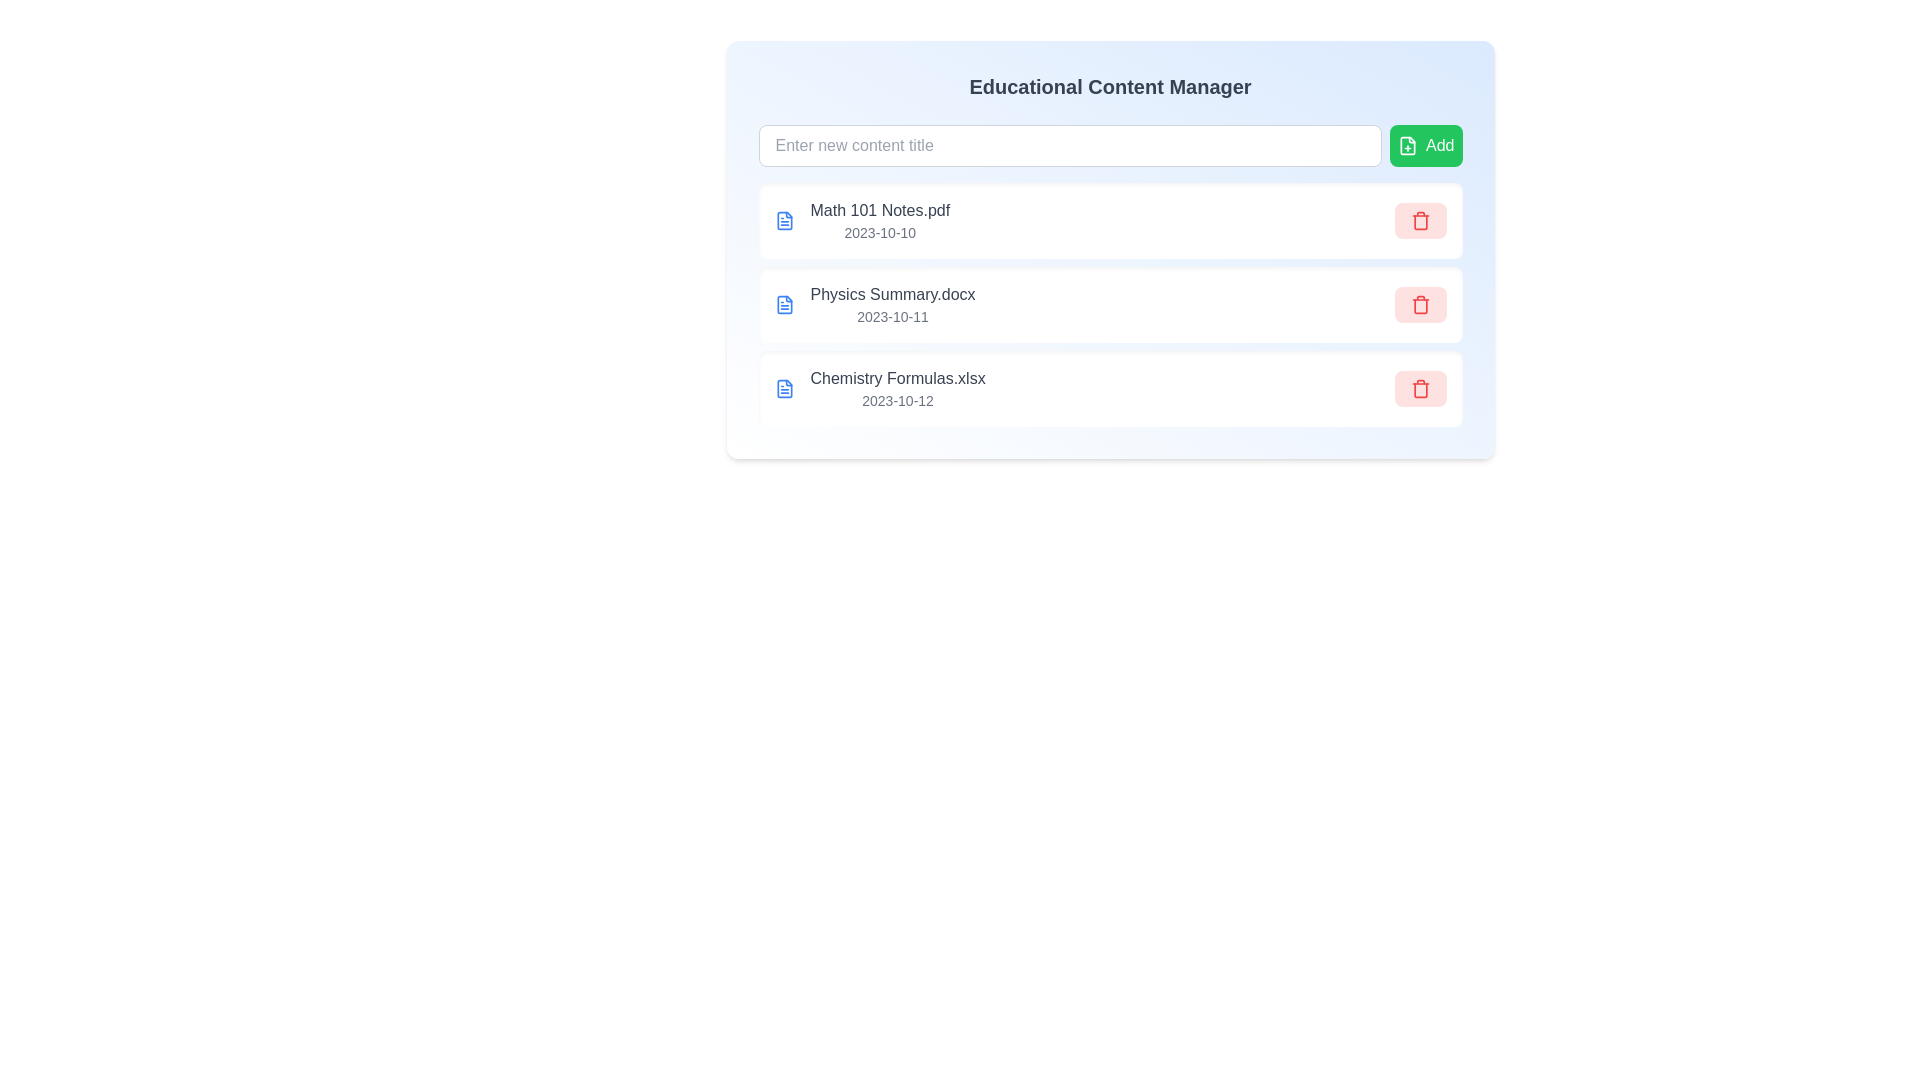  What do you see at coordinates (783, 220) in the screenshot?
I see `the small blue file icon representing 'Math 101 Notes.pdf' located on the left side of the first row in the document list` at bounding box center [783, 220].